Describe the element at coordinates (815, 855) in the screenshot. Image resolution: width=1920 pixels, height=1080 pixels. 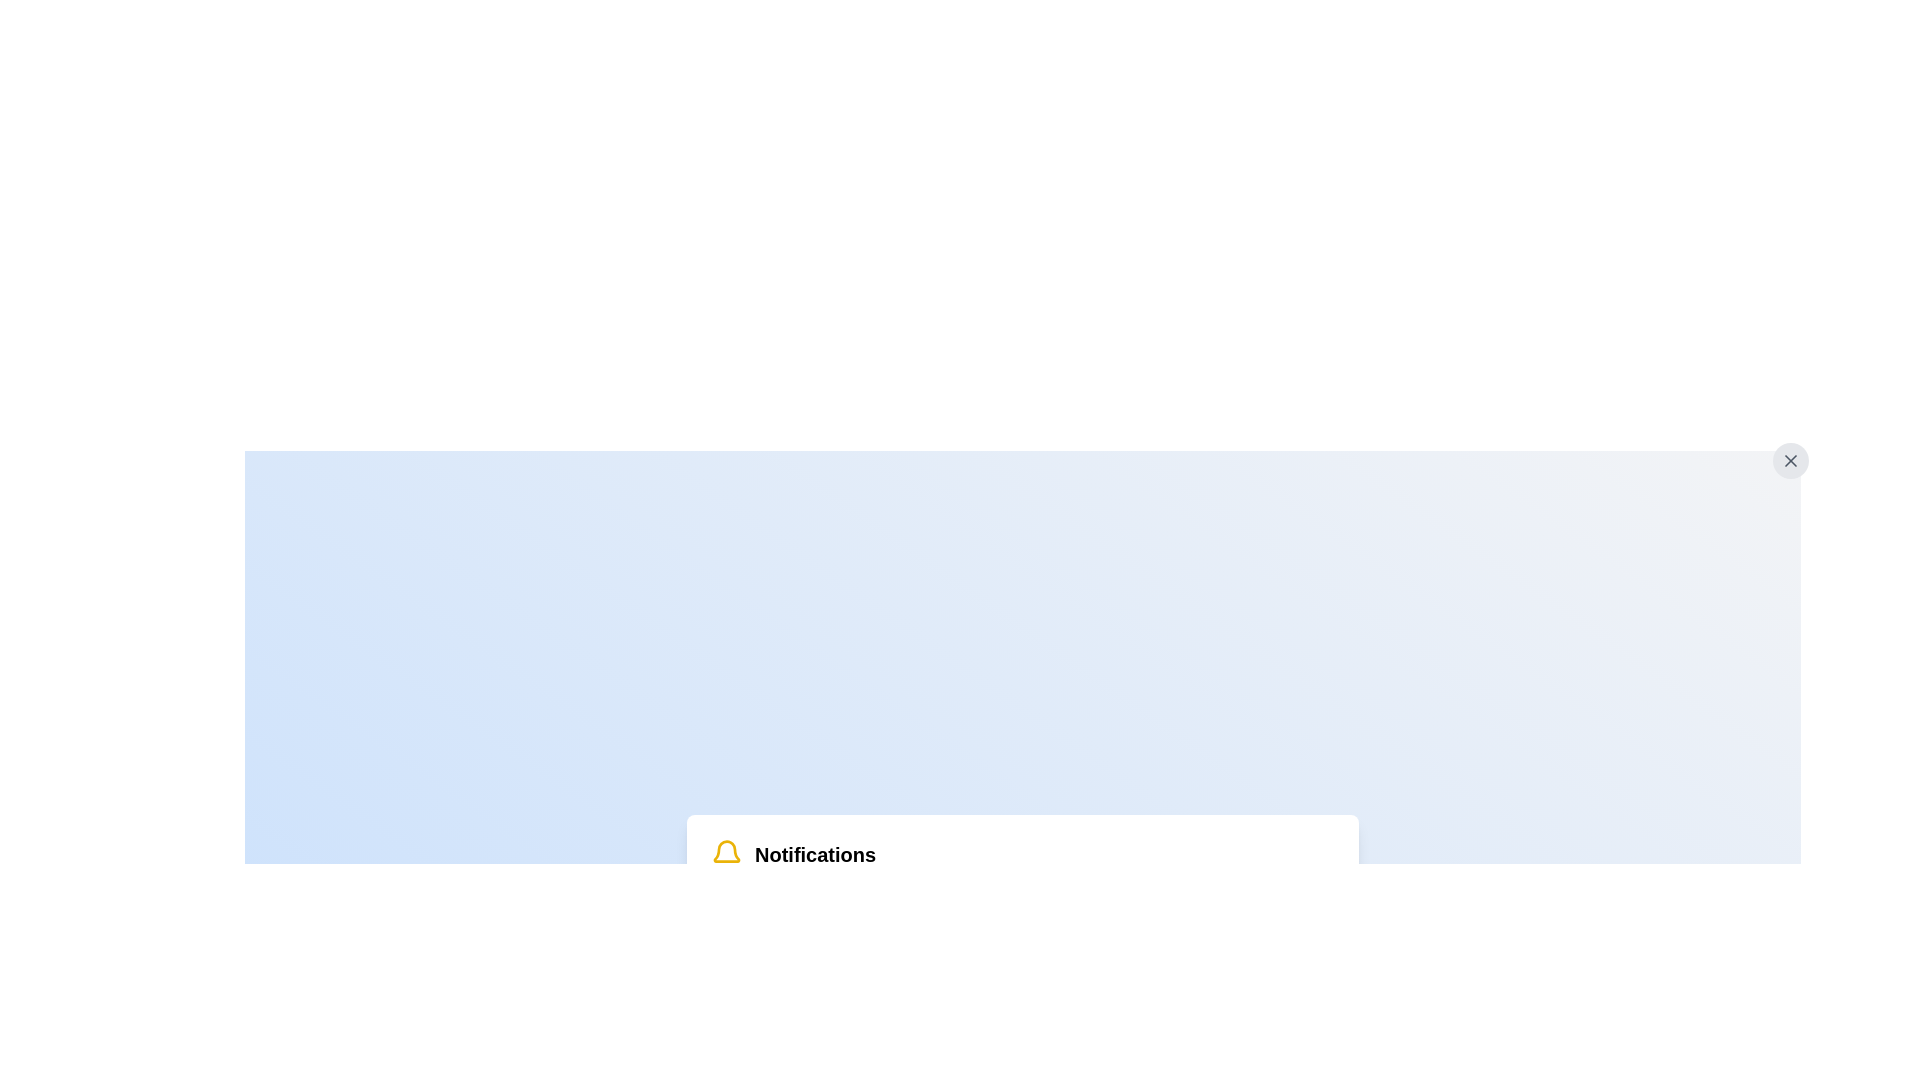
I see `the 'Notifications' text label, which is bold and positioned next to a yellow bell icon` at that location.